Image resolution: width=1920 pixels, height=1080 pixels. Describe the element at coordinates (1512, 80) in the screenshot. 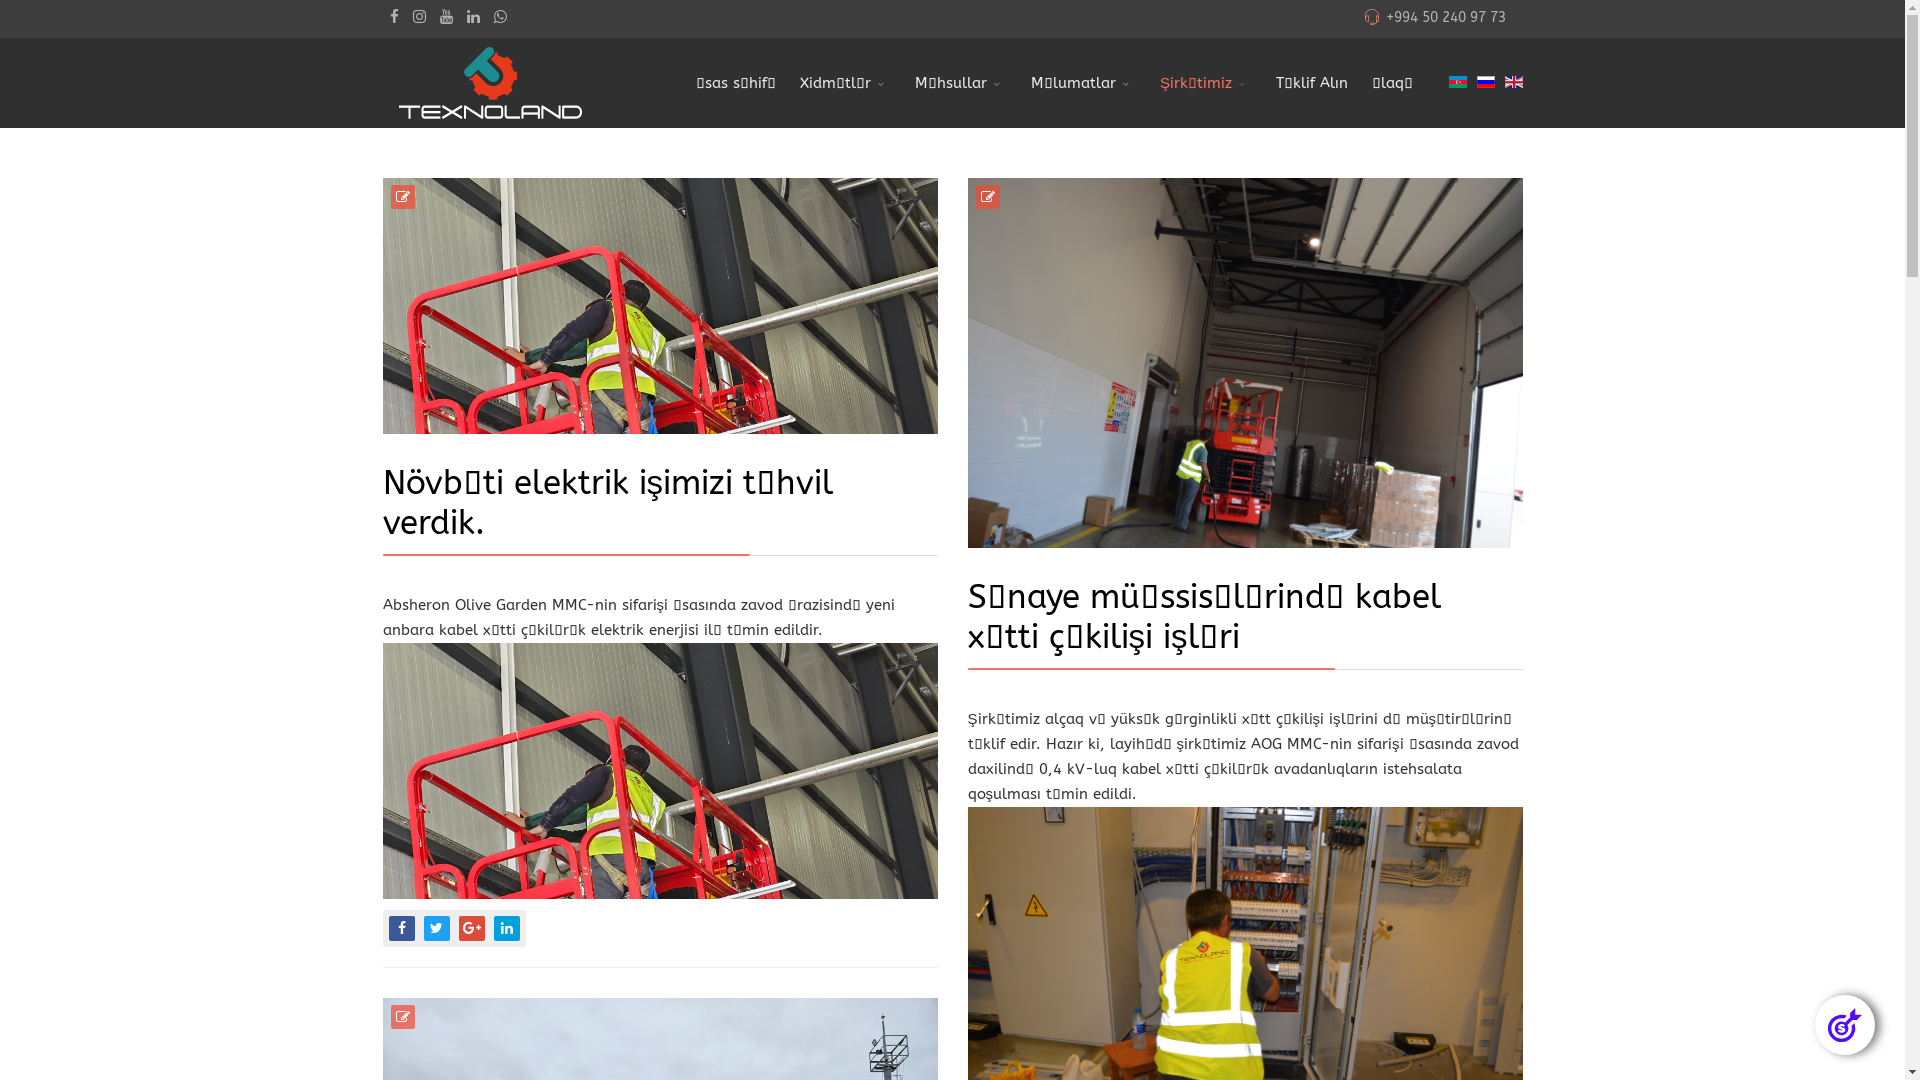

I see `'English (UK)'` at that location.